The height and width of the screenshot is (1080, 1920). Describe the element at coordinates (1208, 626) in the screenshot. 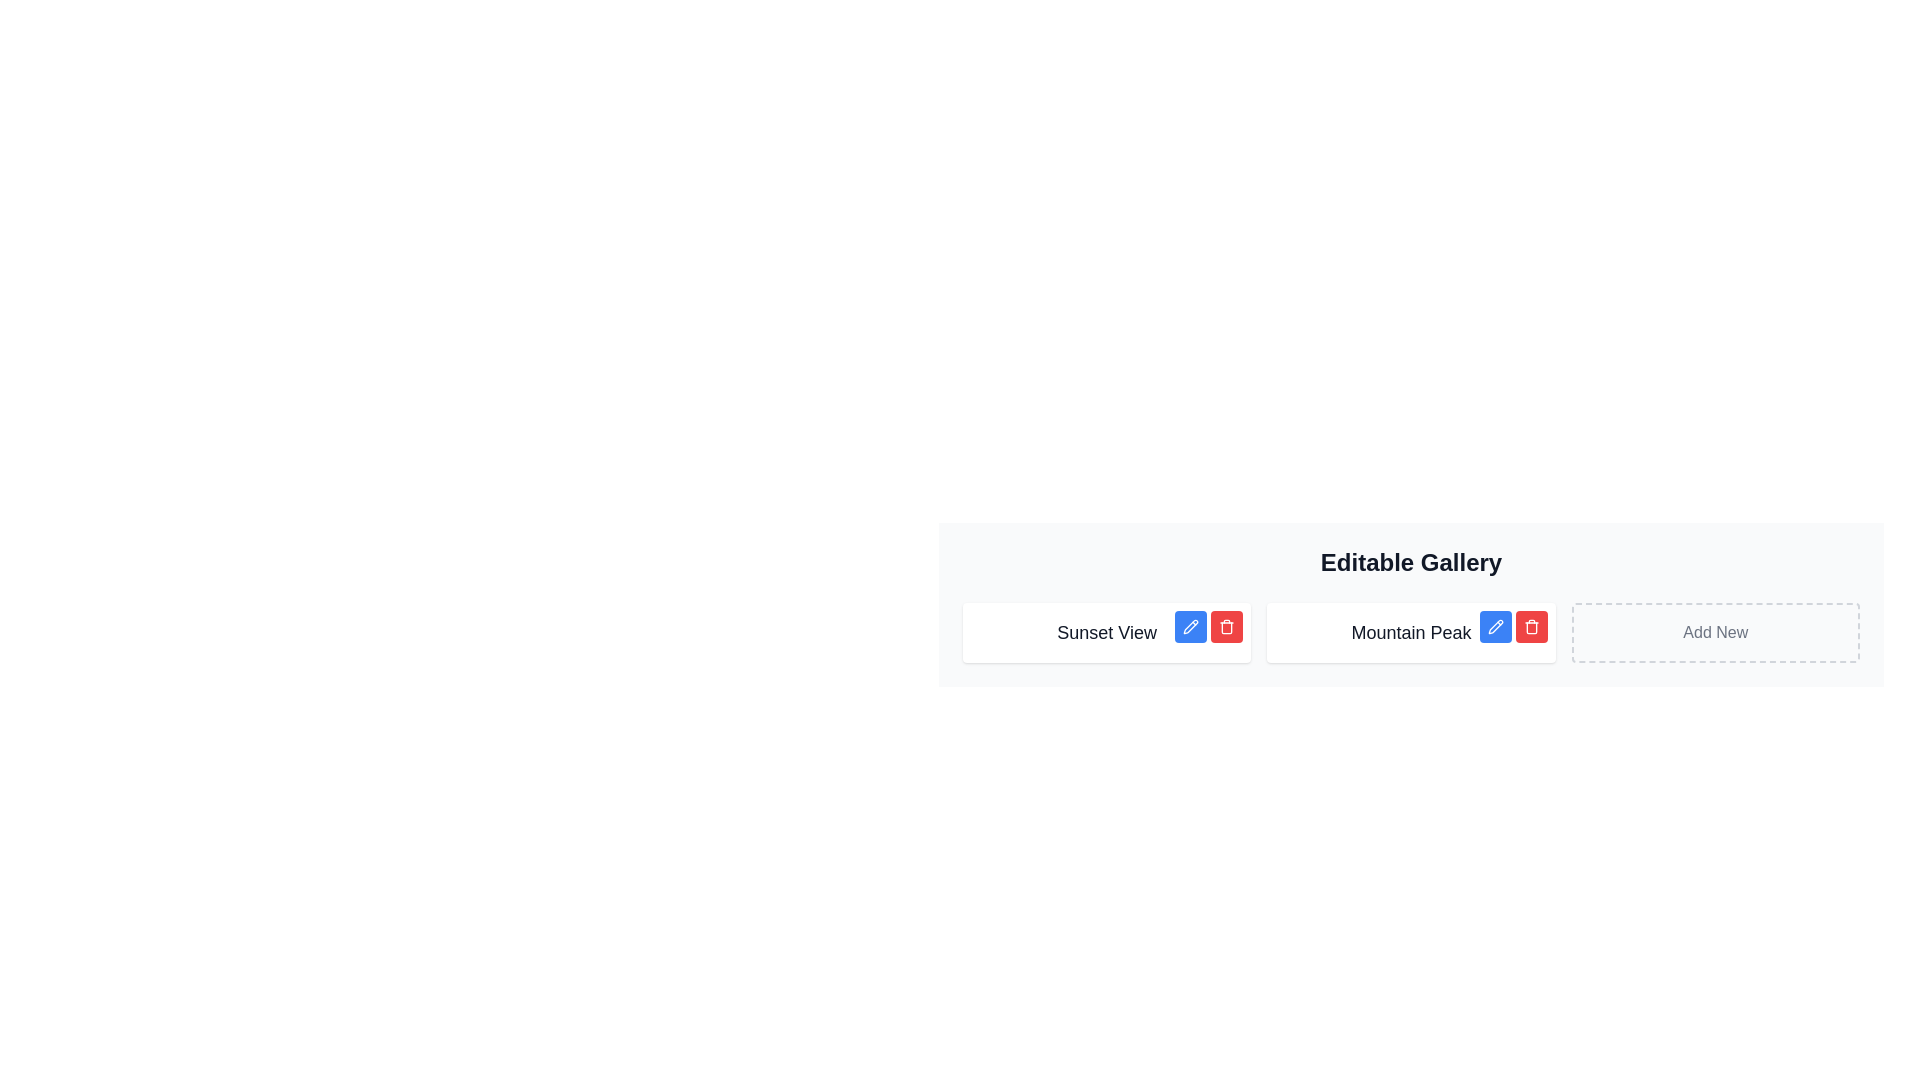

I see `the red trash button located in the button group` at that location.